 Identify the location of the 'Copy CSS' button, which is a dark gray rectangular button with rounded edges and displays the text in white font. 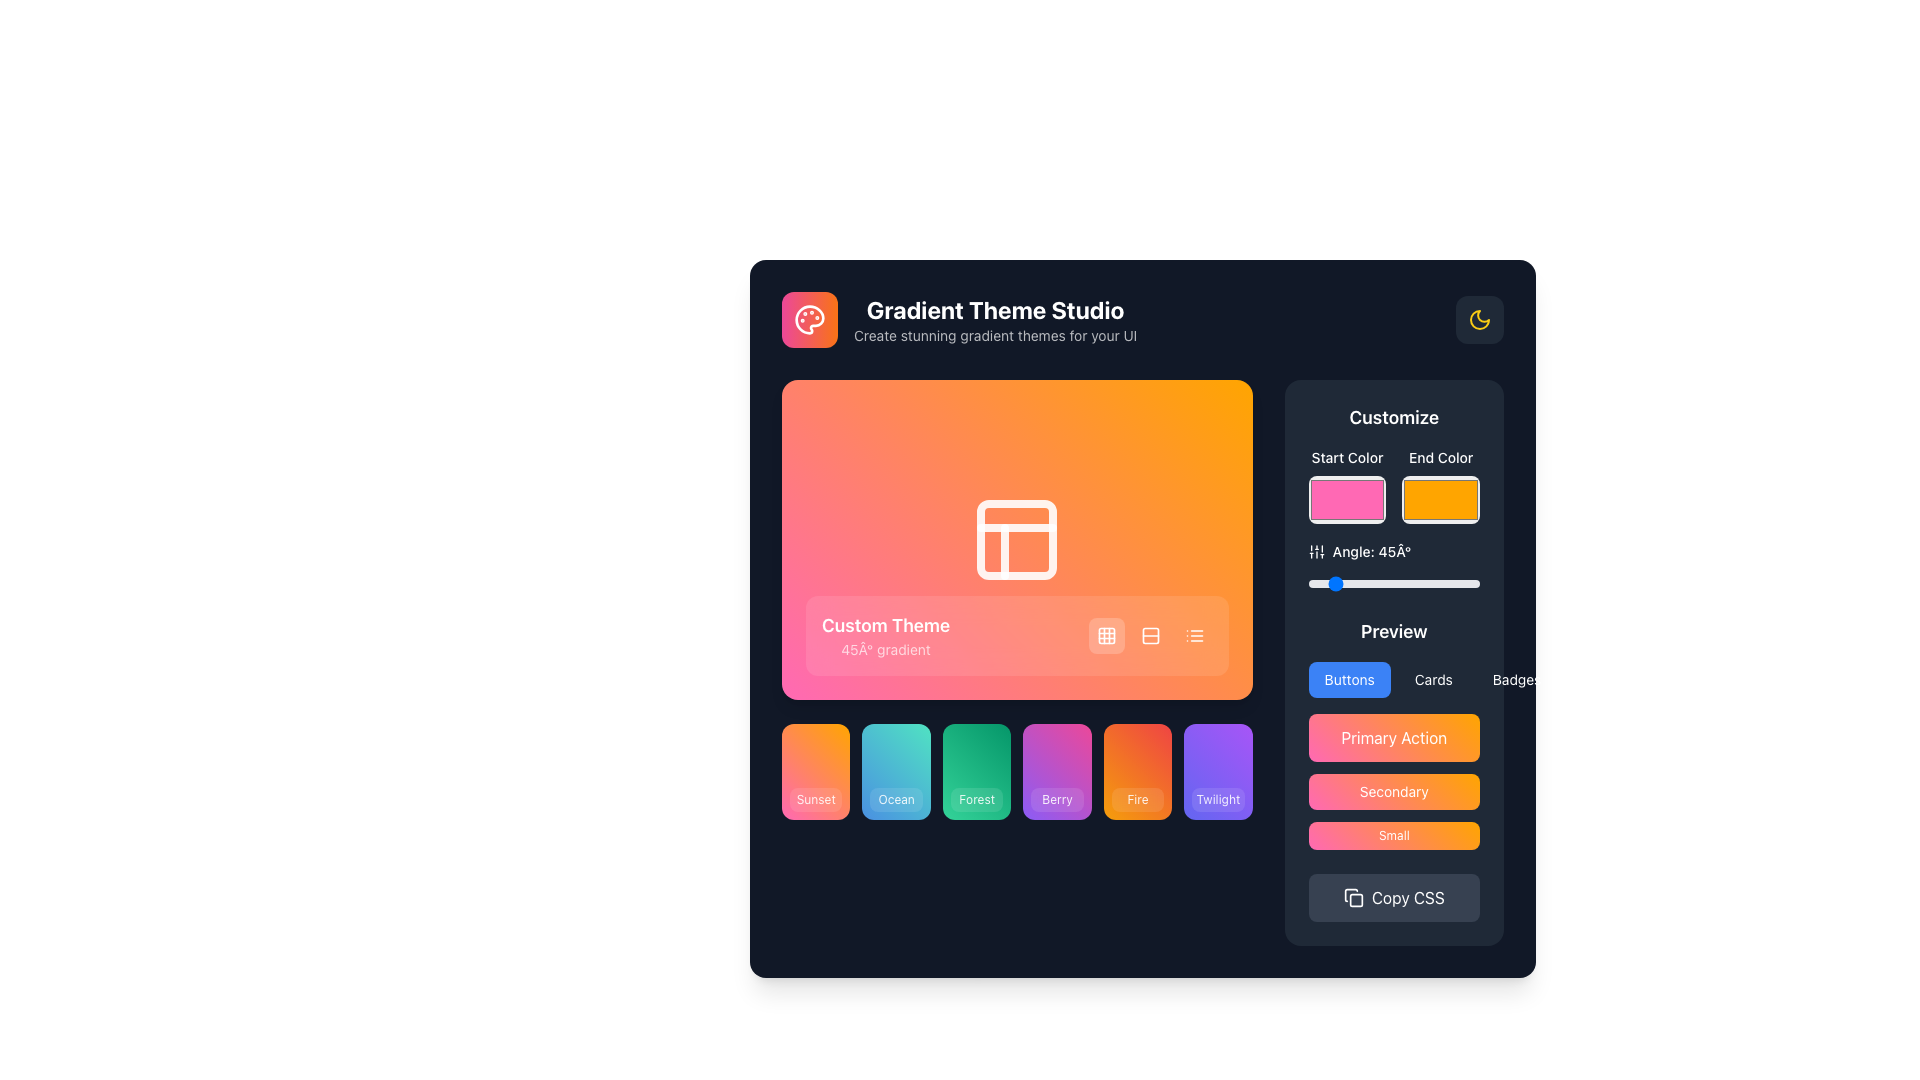
(1406, 897).